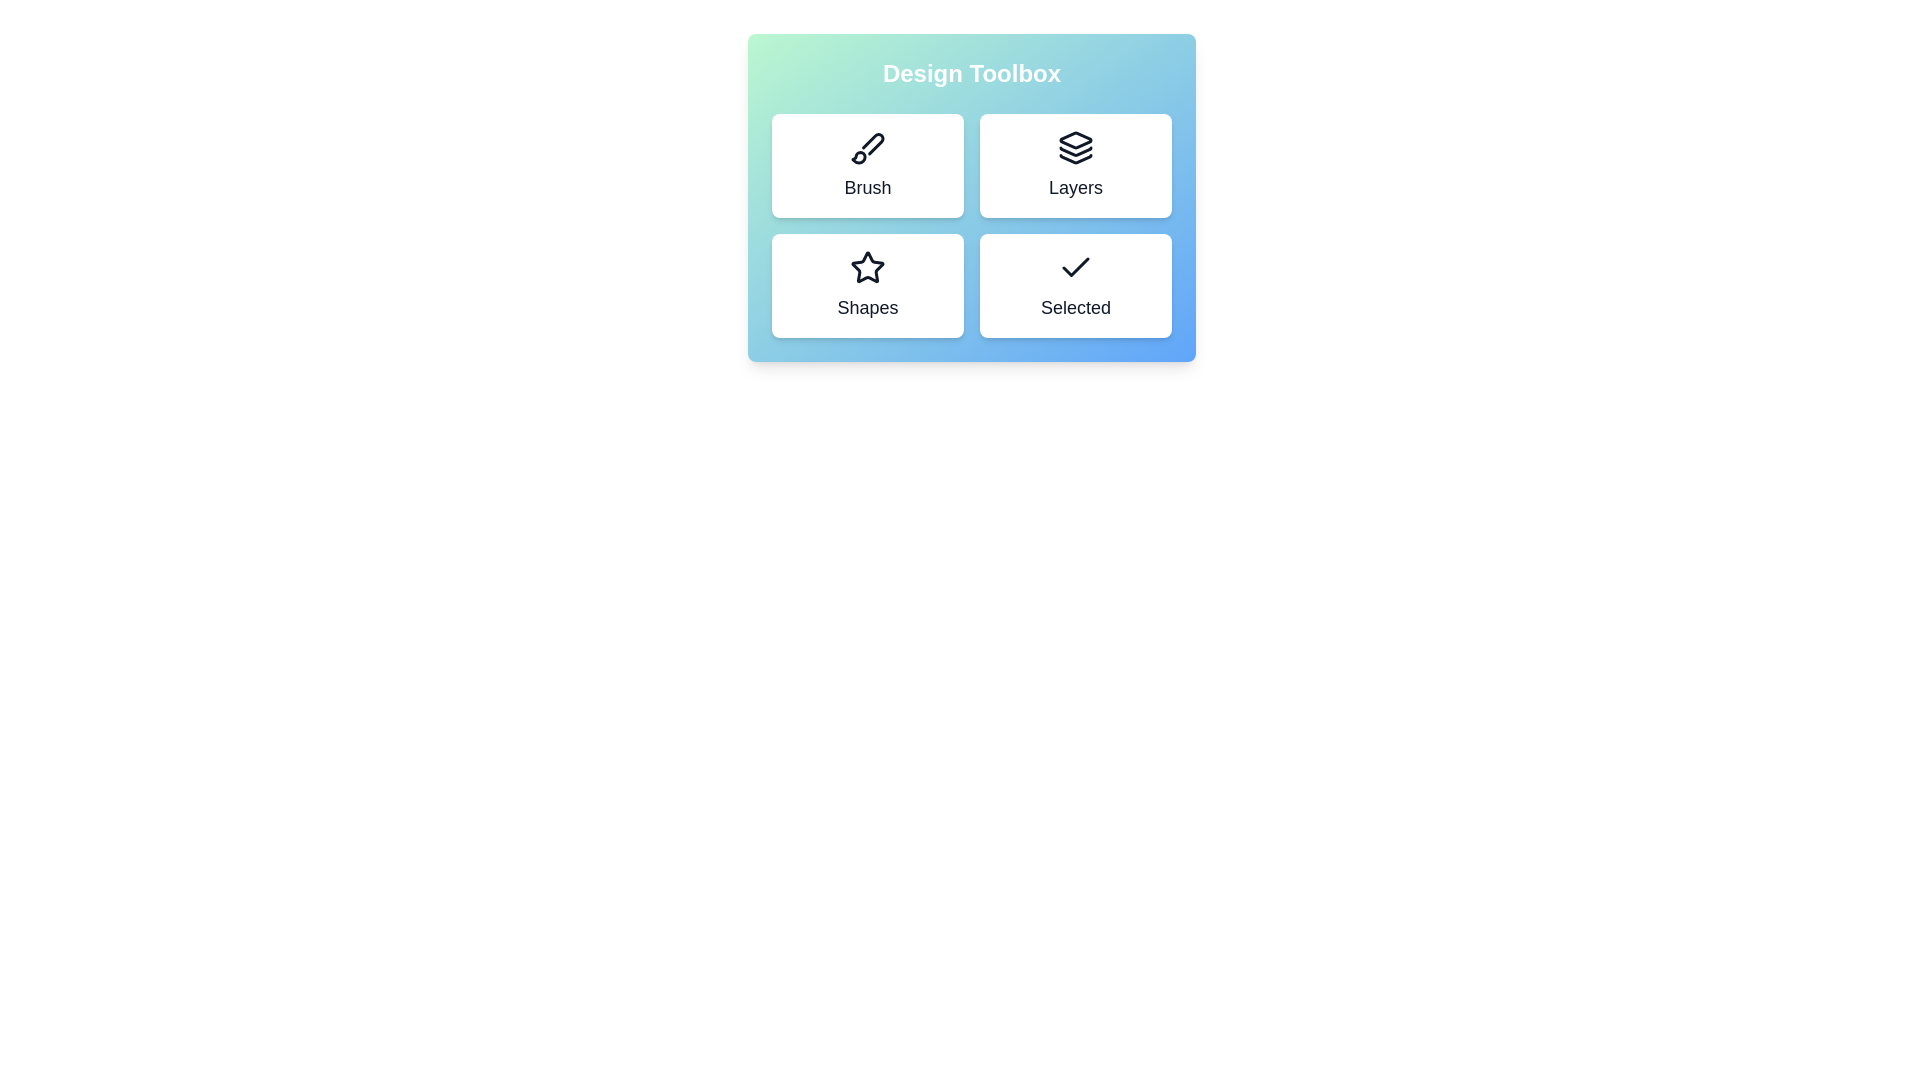  Describe the element at coordinates (868, 285) in the screenshot. I see `the tool Shapes to observe hover effects` at that location.